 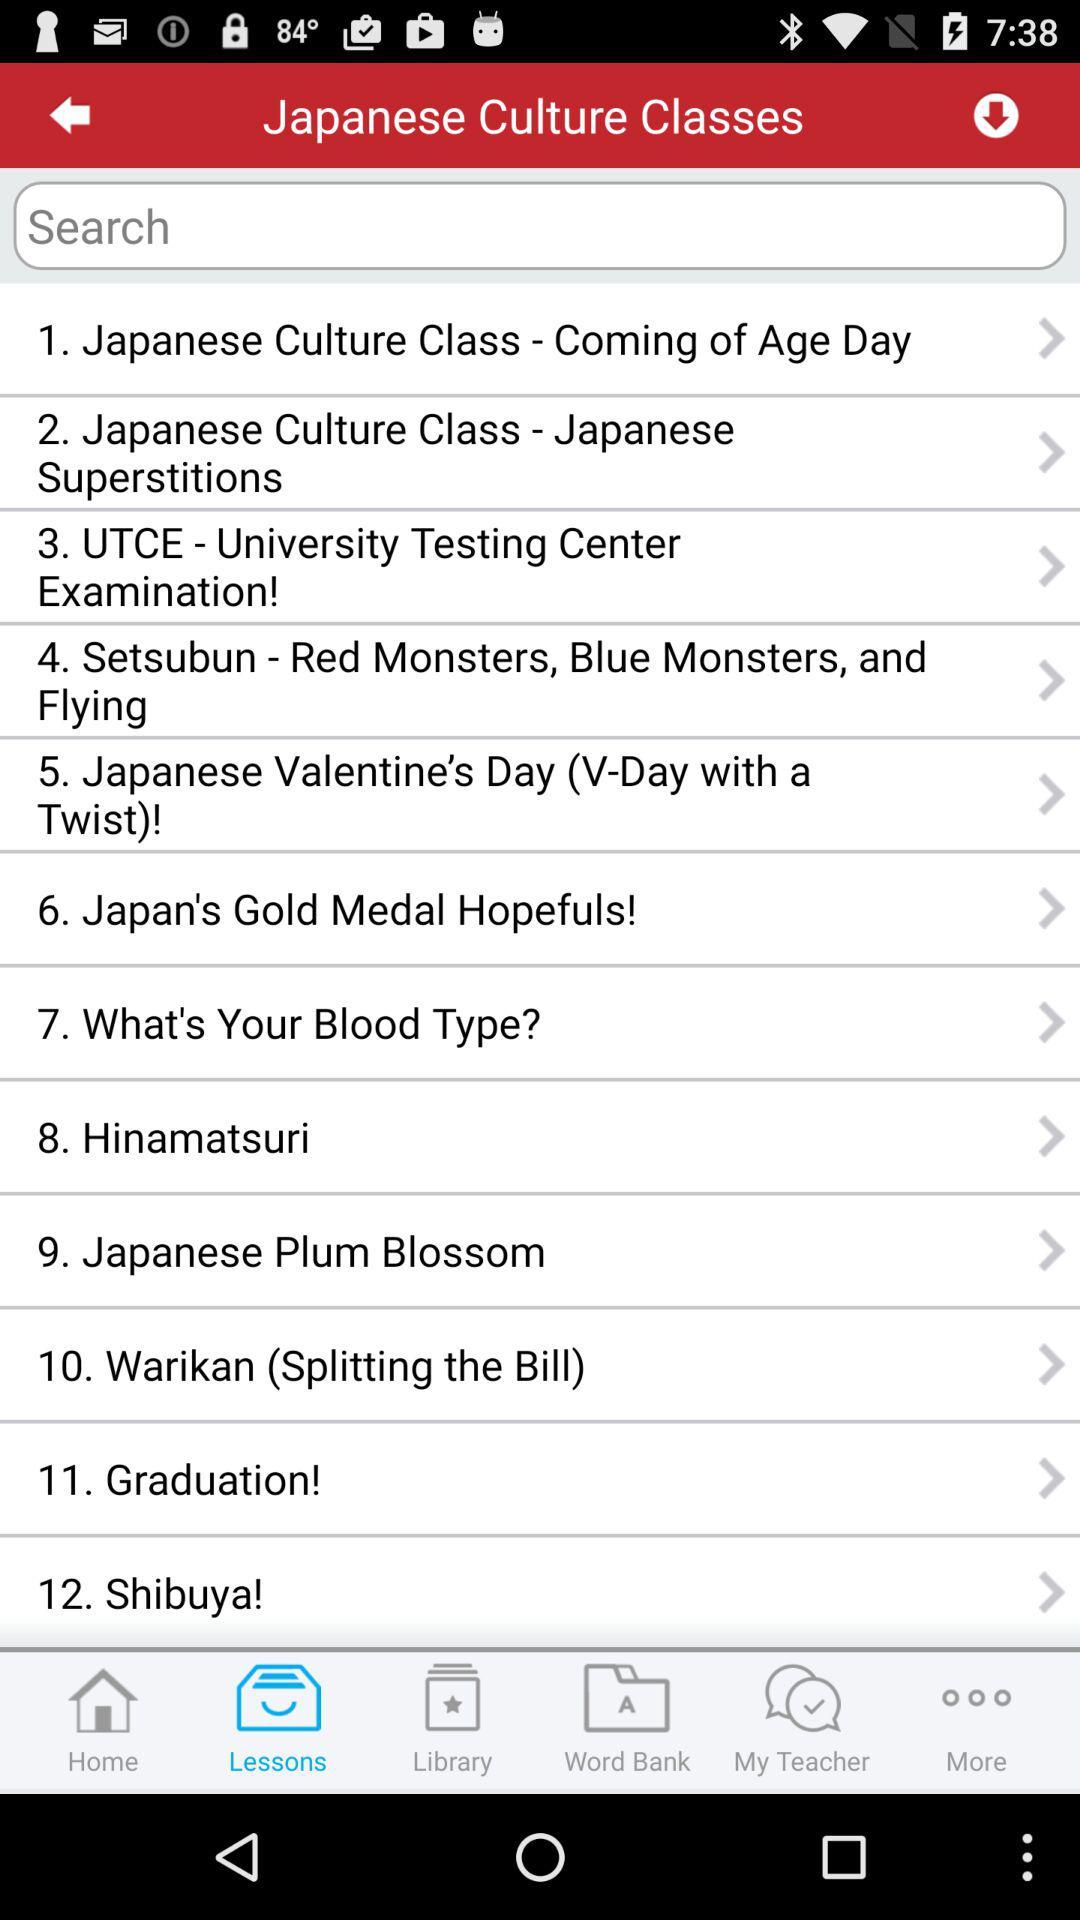 I want to click on the arrow_backward icon, so click(x=69, y=122).